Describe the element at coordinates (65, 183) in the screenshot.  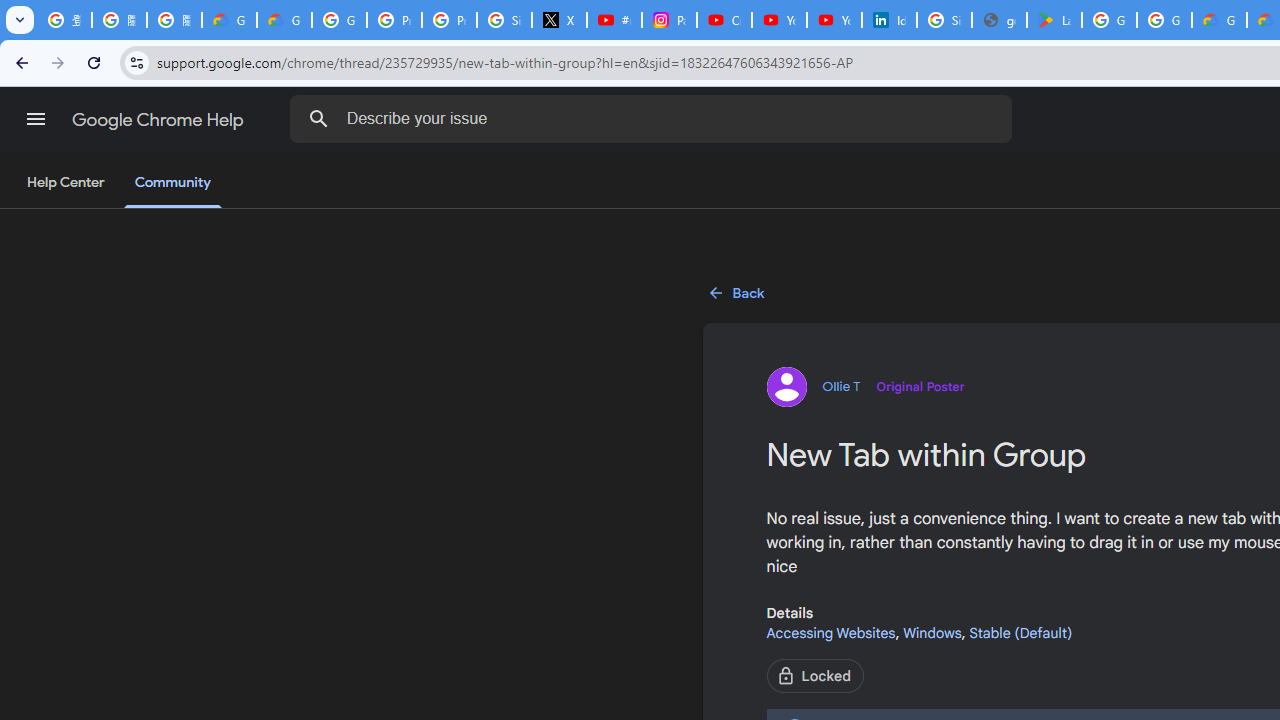
I see `'Help Center'` at that location.